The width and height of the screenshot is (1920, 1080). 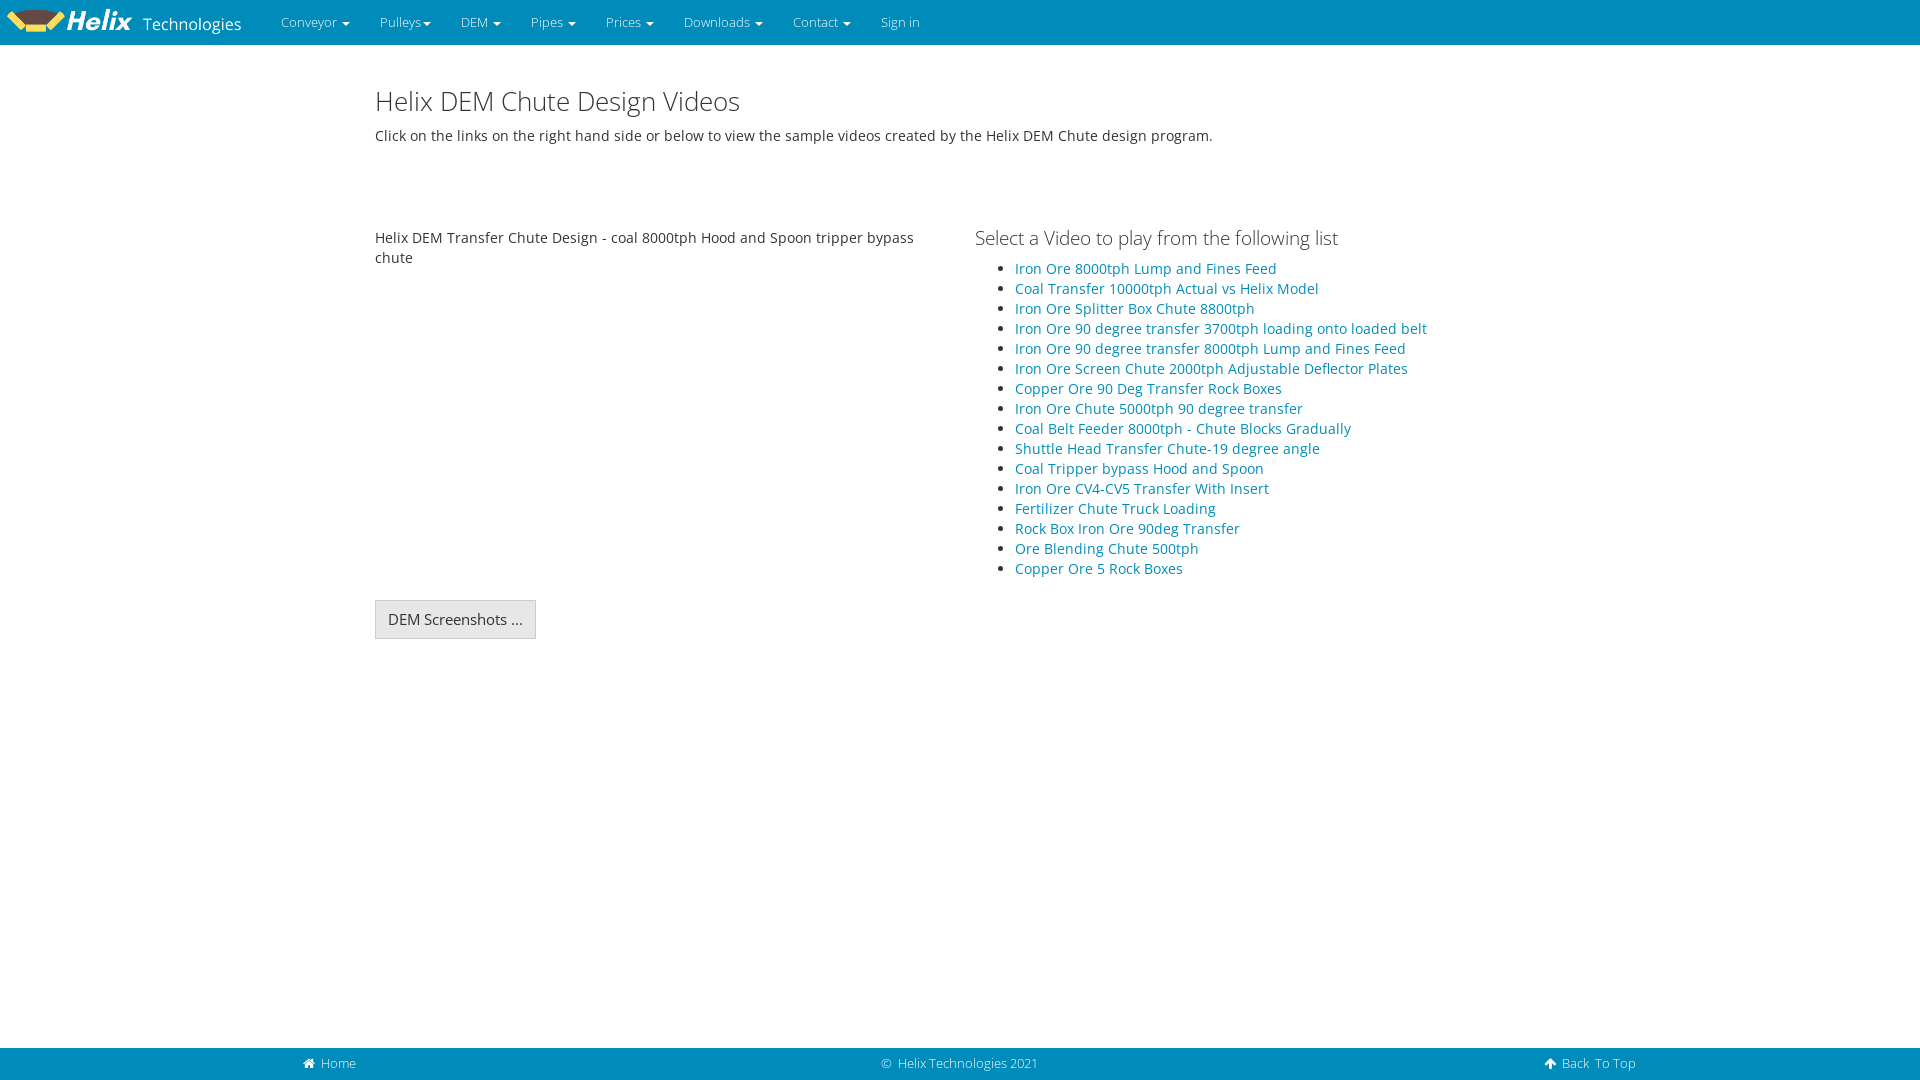 I want to click on 'Copper Ore 90 Deg Transfer Rock Boxes', so click(x=1148, y=388).